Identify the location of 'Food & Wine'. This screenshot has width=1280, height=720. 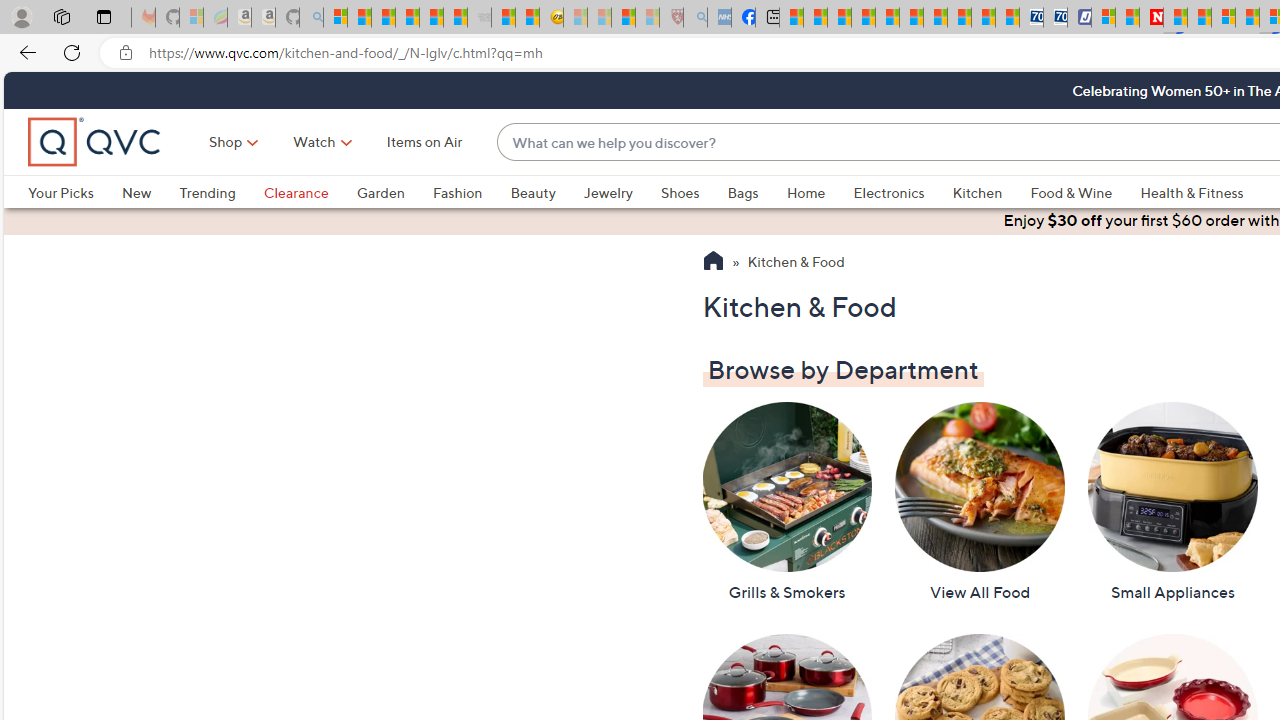
(1084, 192).